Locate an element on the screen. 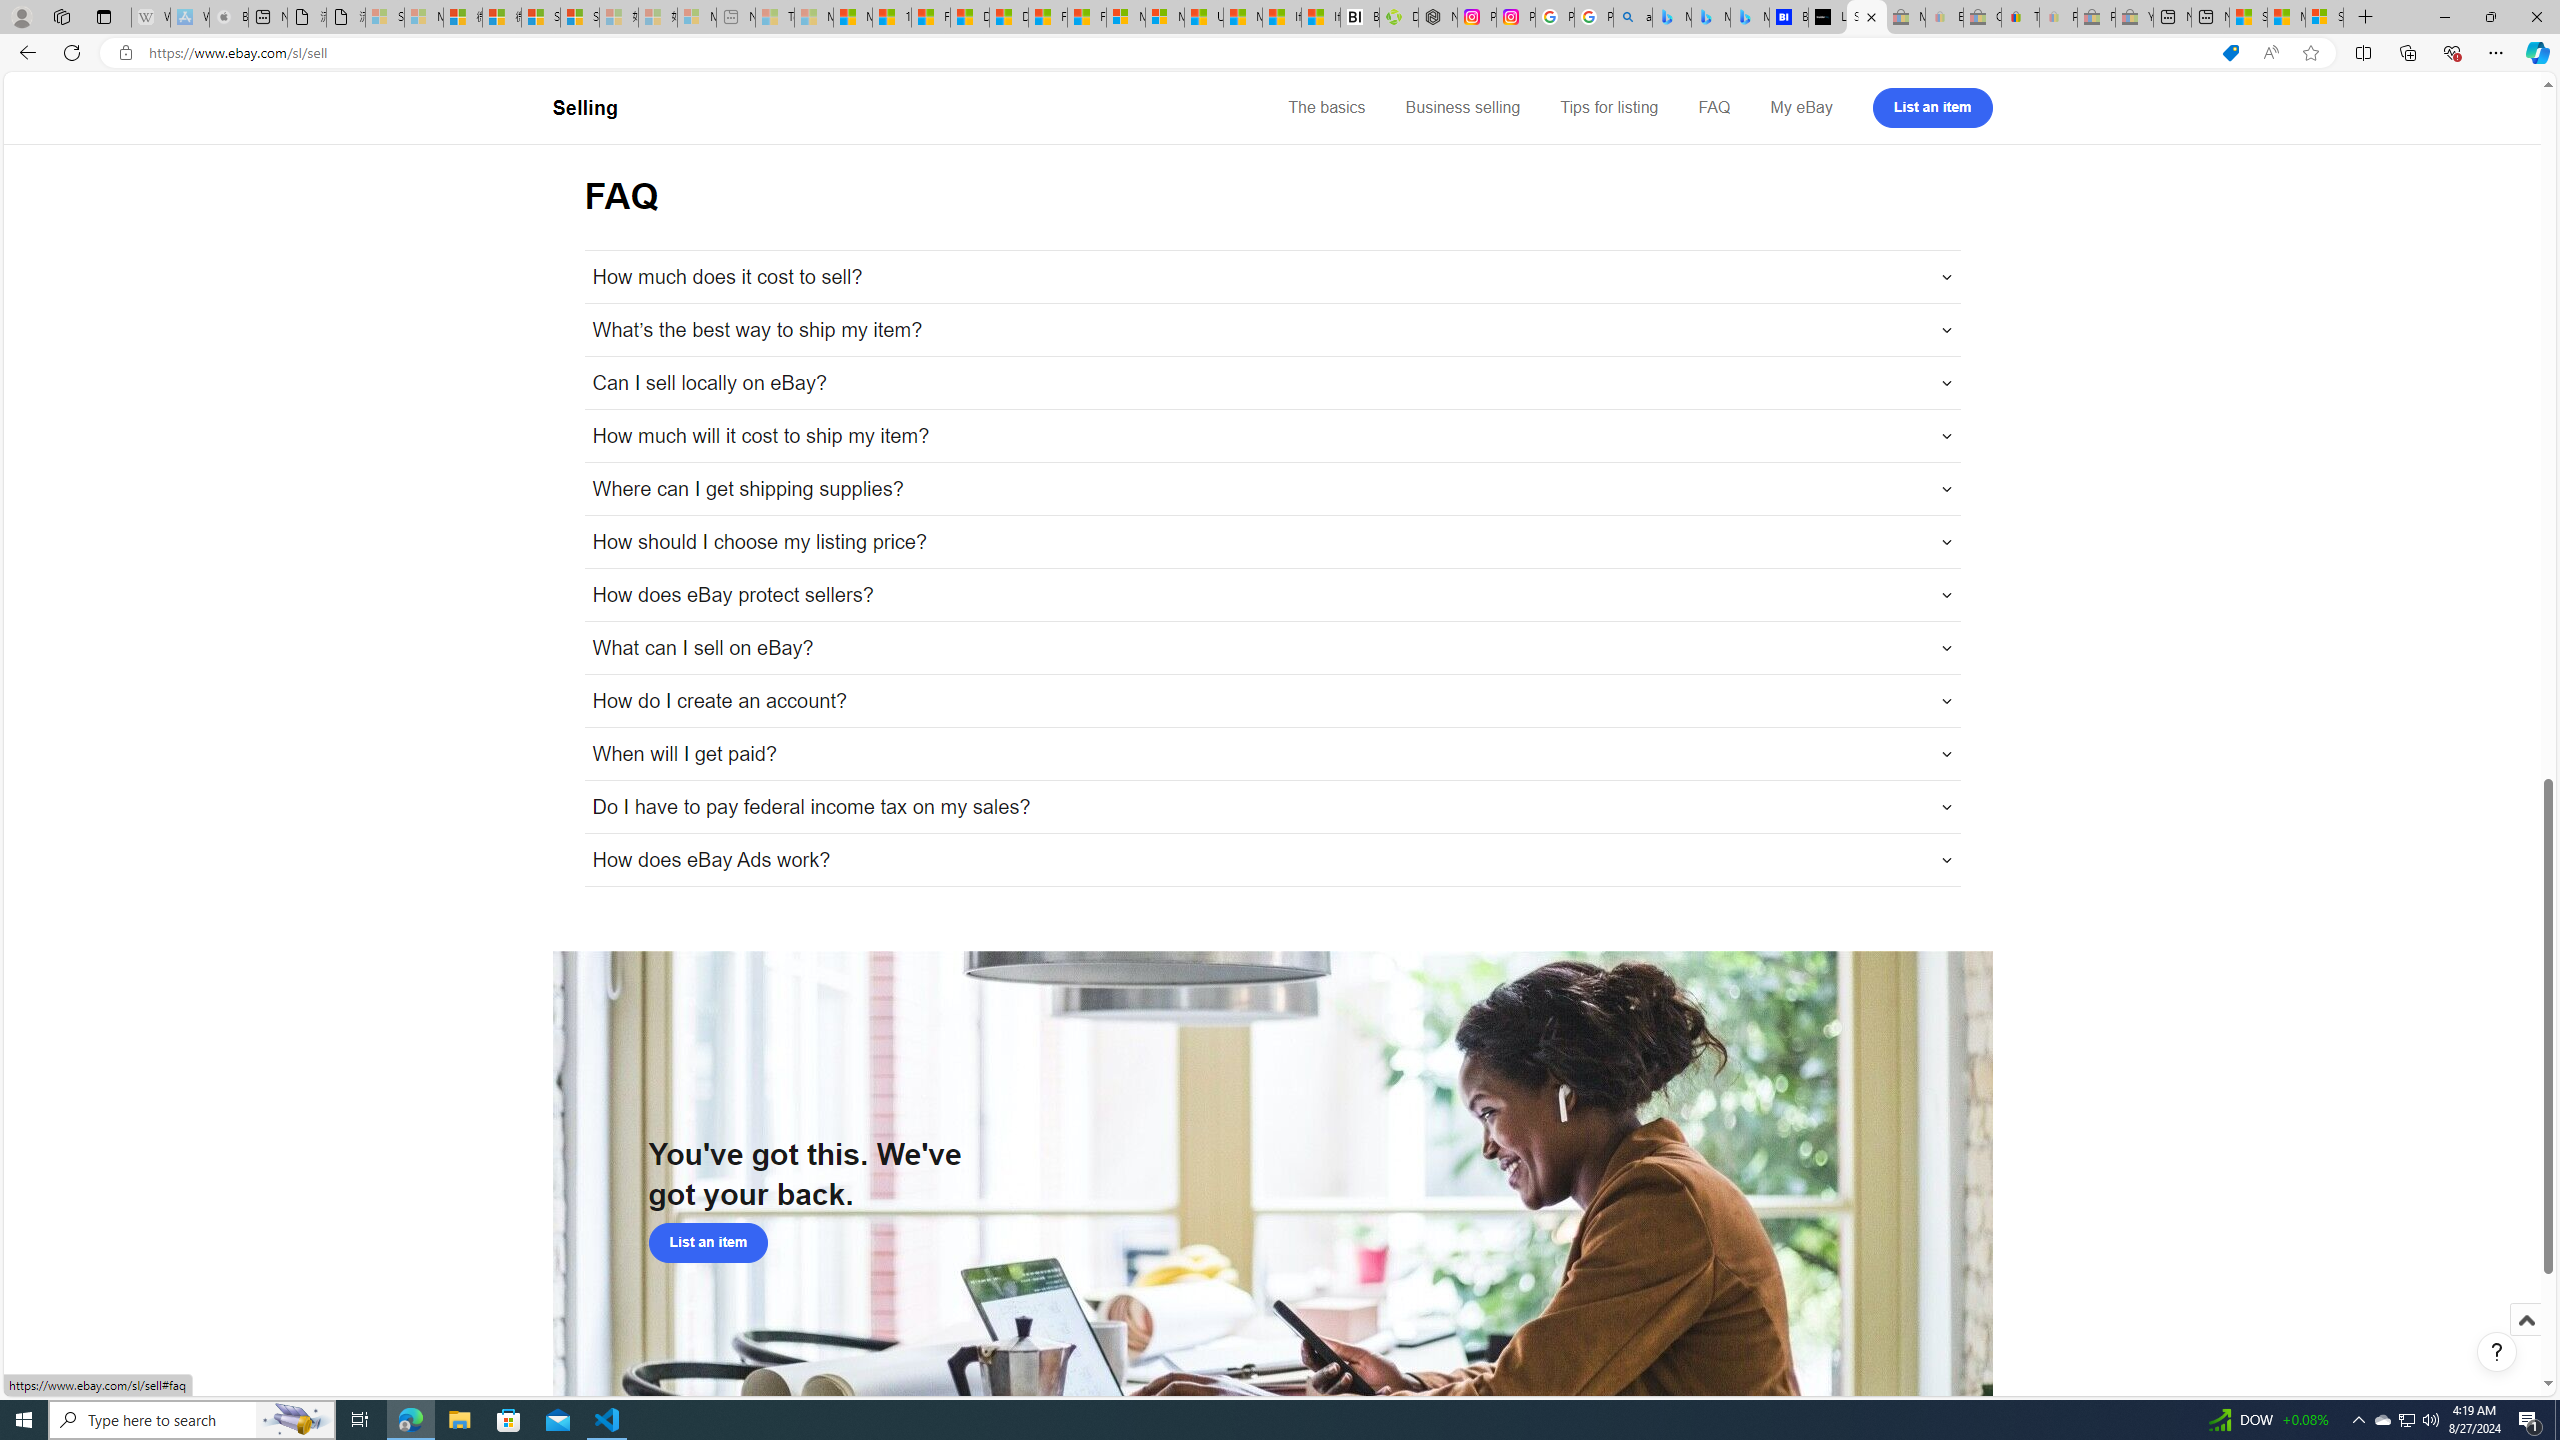  'Tips for listing' is located at coordinates (1607, 107).